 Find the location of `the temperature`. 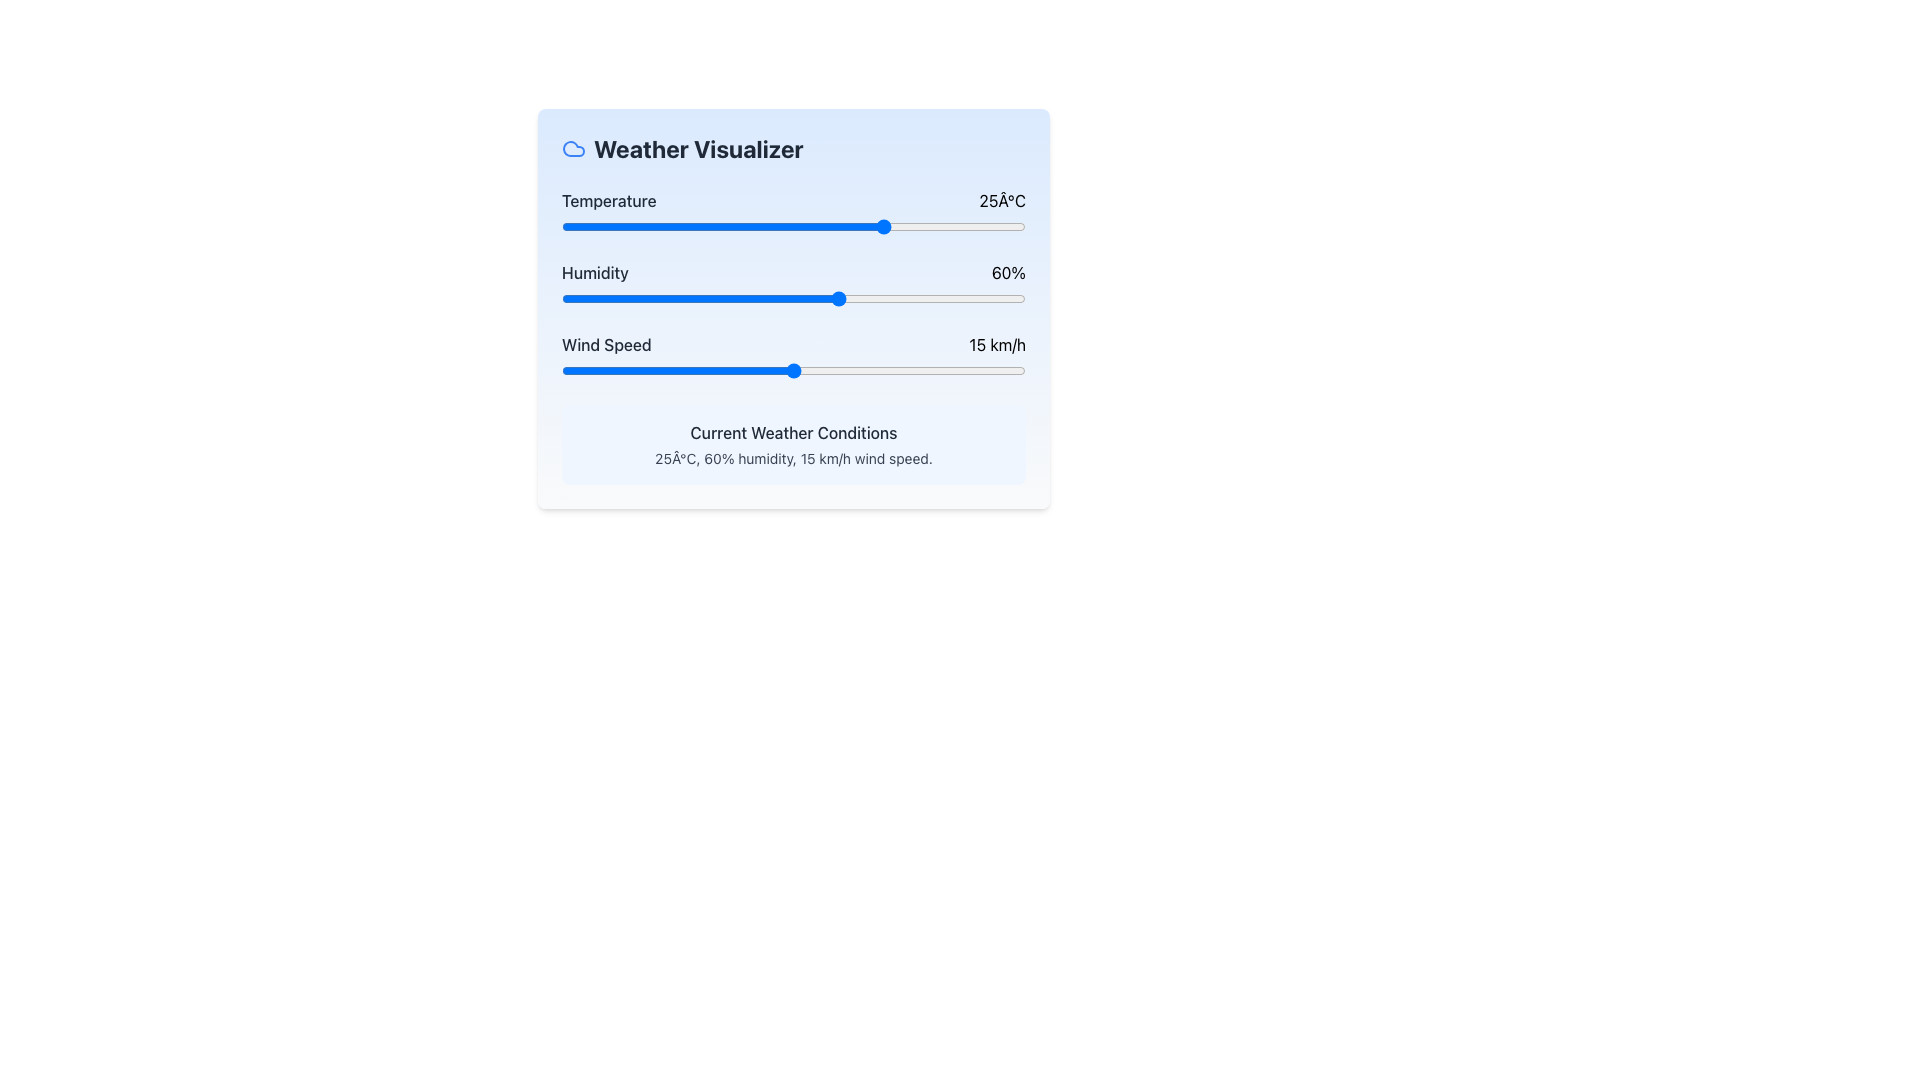

the temperature is located at coordinates (607, 226).